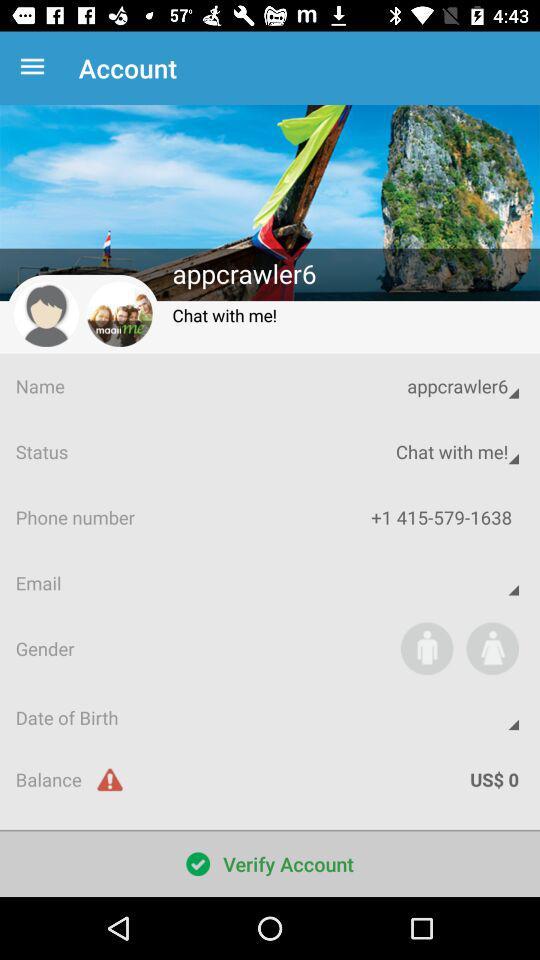 This screenshot has height=960, width=540. I want to click on the item next to the account icon, so click(36, 68).